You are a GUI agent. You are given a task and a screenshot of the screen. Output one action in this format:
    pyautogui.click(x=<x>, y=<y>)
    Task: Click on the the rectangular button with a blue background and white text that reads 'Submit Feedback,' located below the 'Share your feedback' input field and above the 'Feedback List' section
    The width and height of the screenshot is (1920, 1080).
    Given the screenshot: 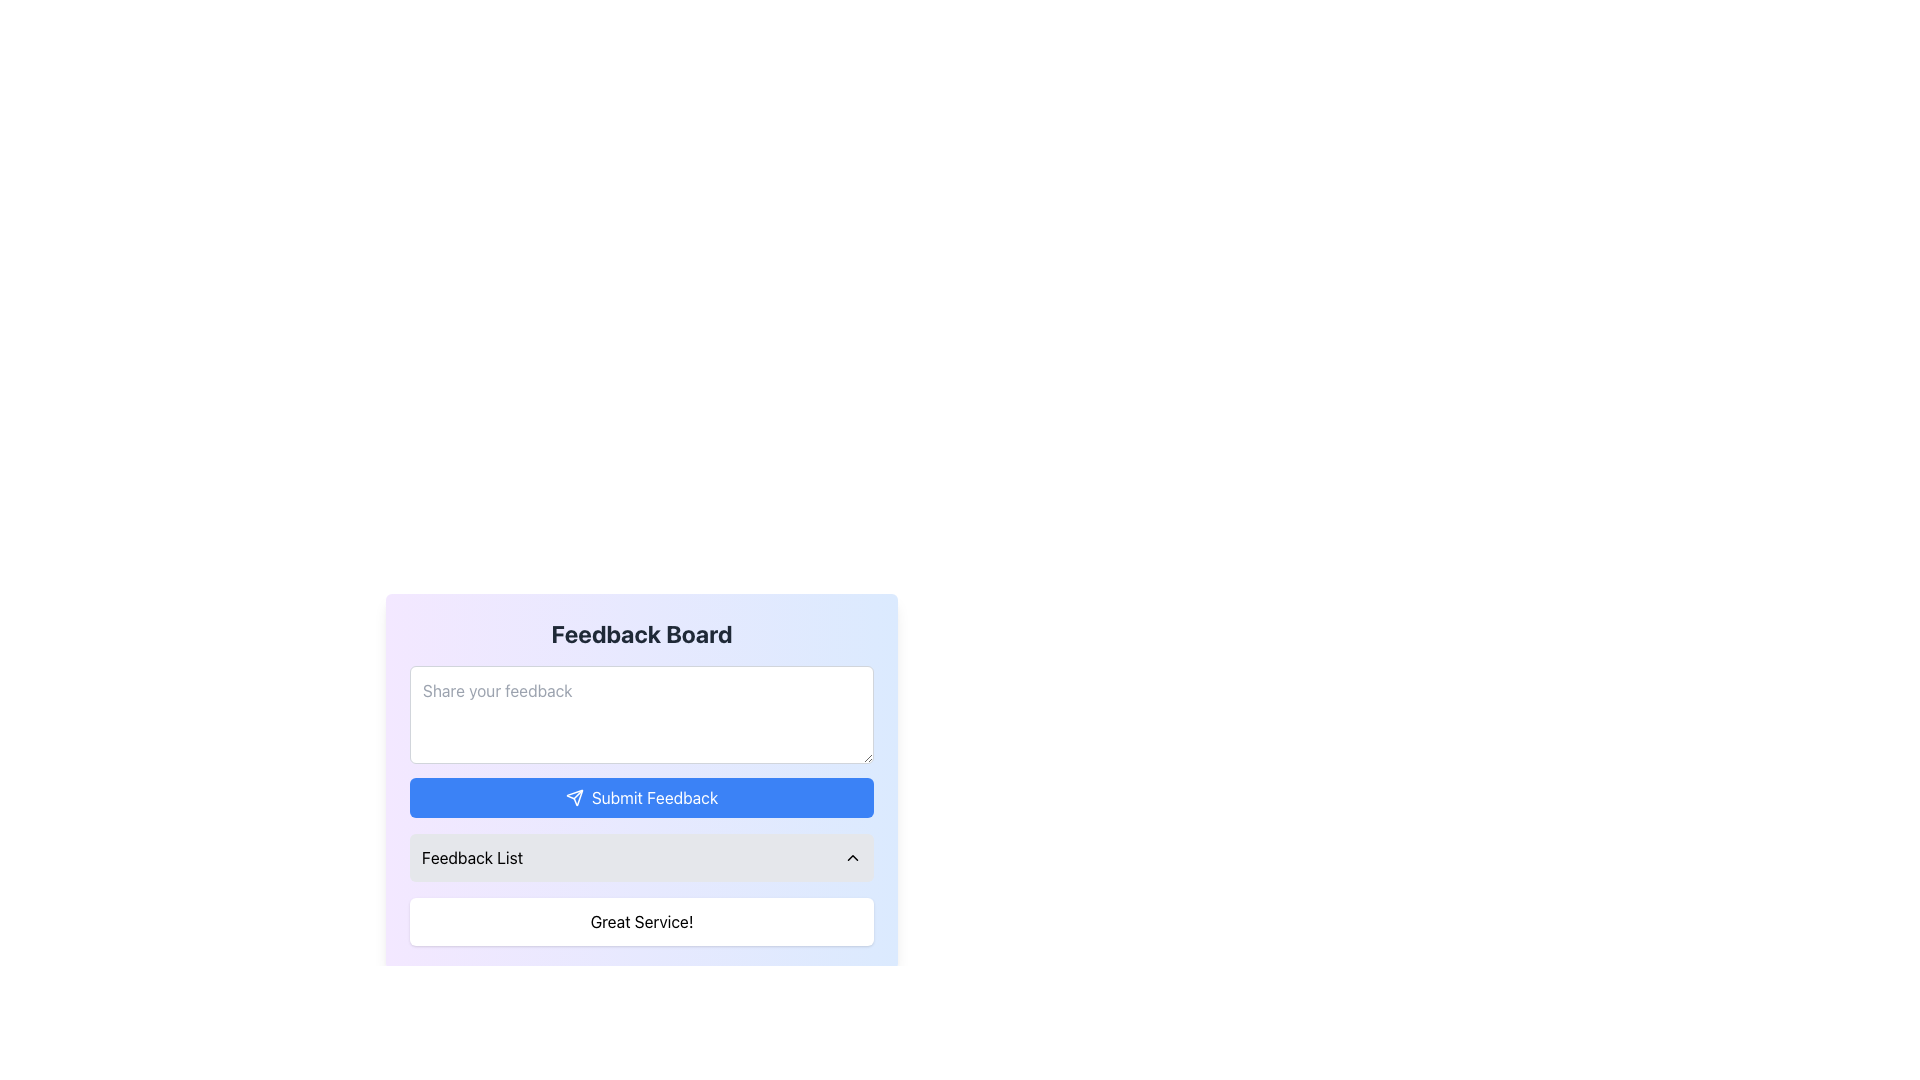 What is the action you would take?
    pyautogui.click(x=642, y=797)
    